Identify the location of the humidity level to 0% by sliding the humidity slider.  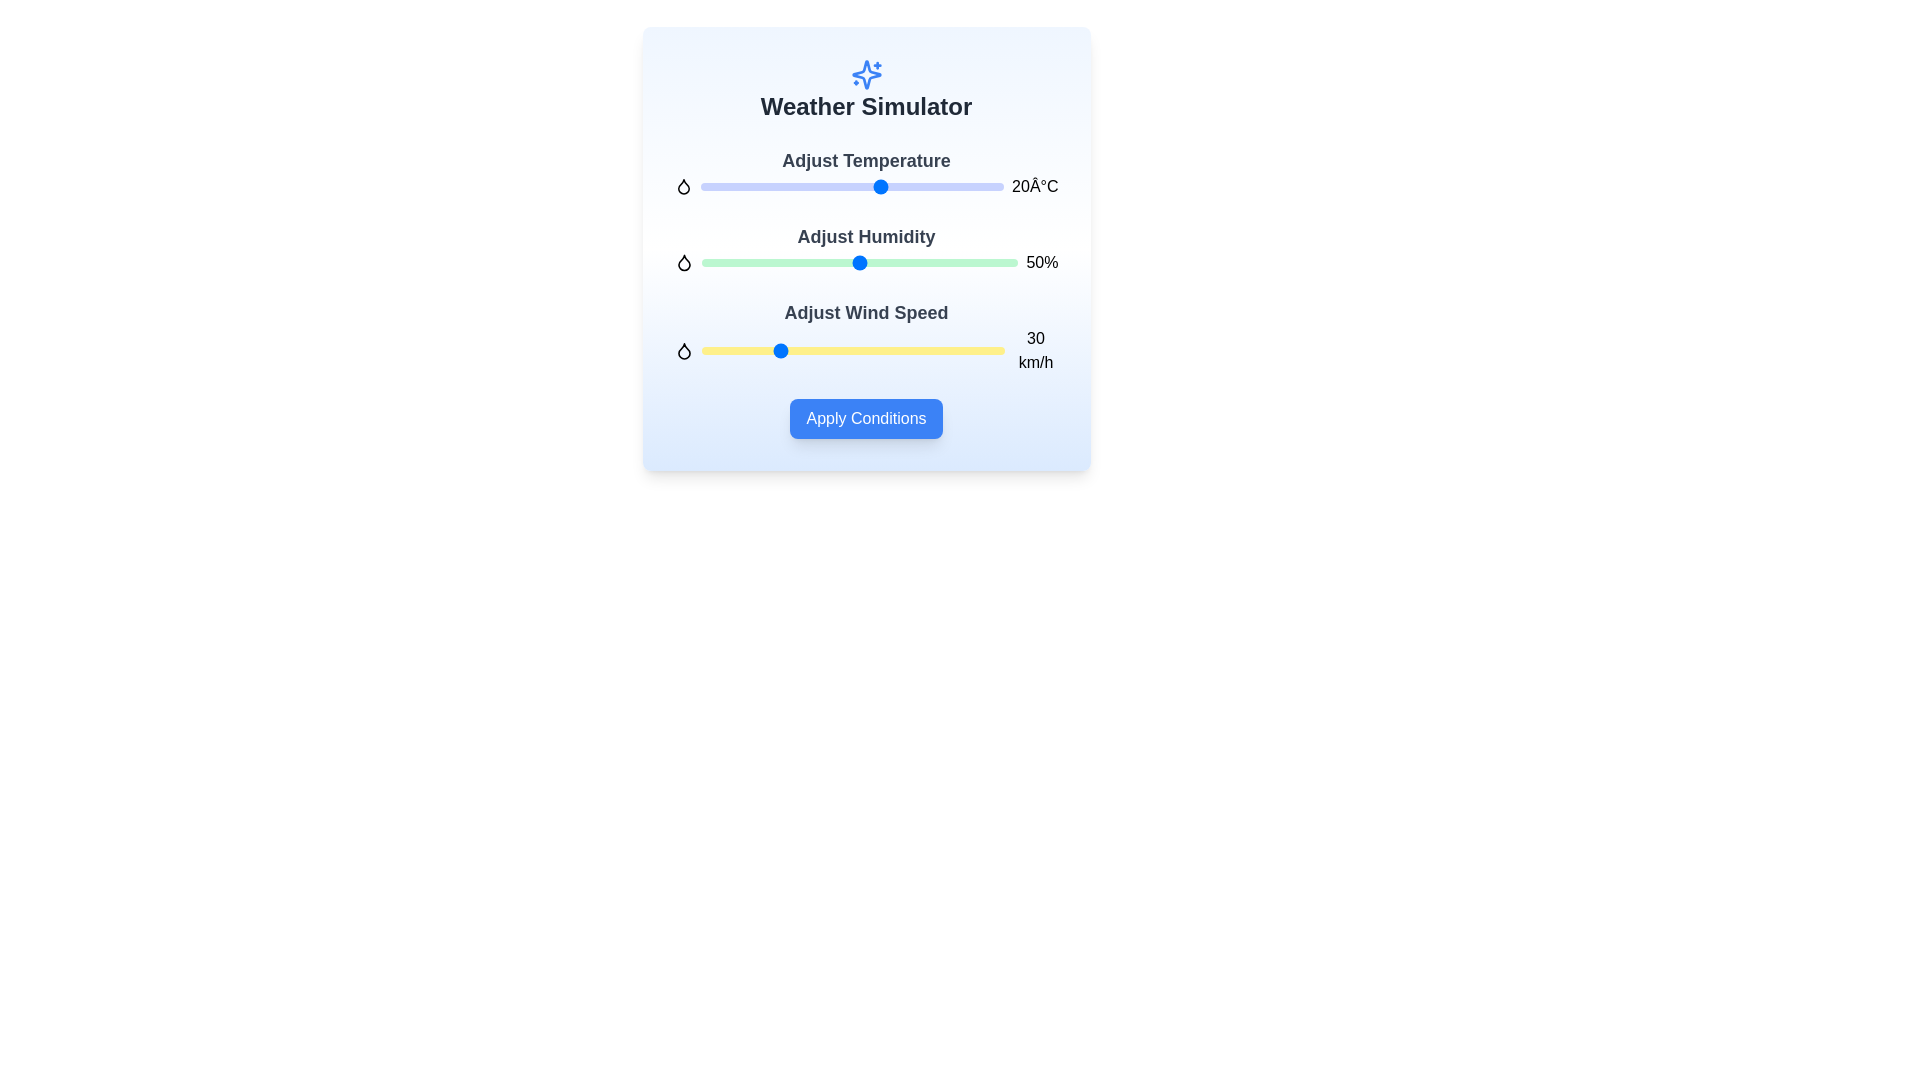
(702, 261).